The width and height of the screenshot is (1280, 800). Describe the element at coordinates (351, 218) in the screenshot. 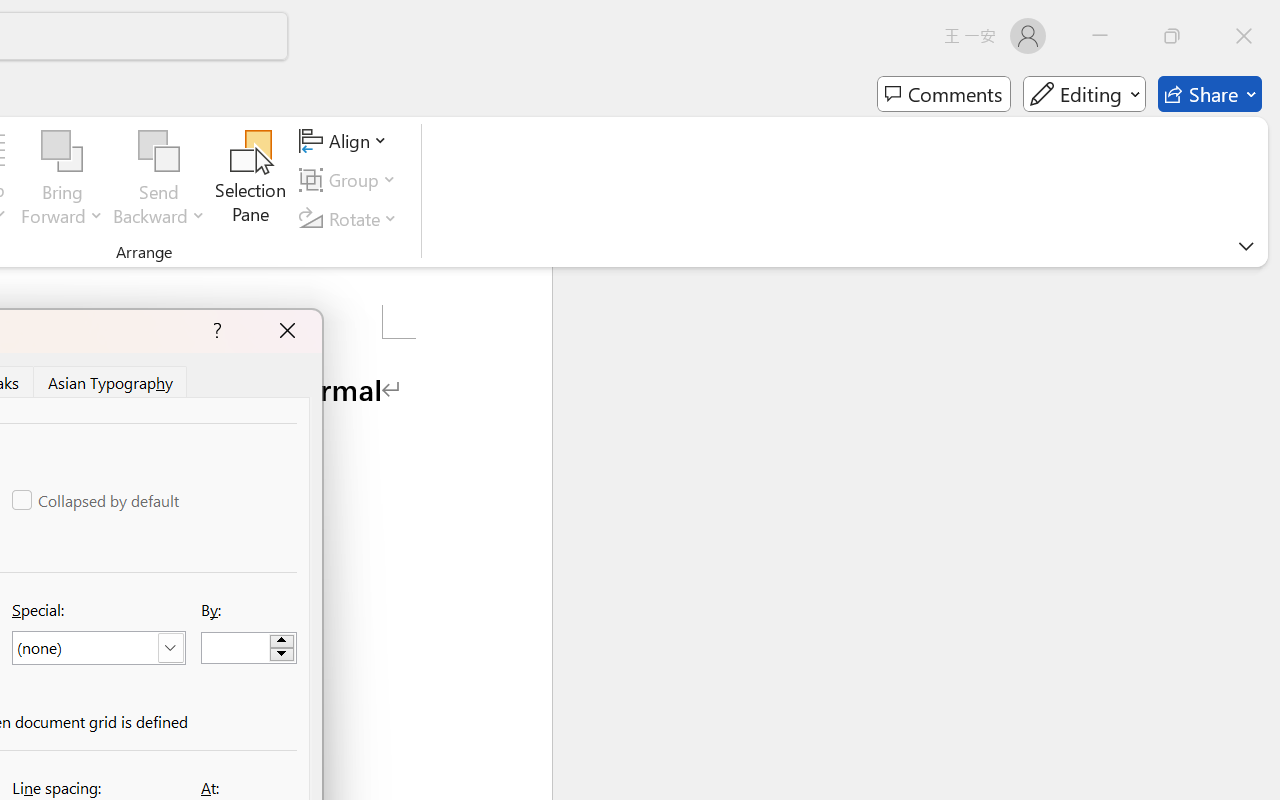

I see `'Rotate'` at that location.